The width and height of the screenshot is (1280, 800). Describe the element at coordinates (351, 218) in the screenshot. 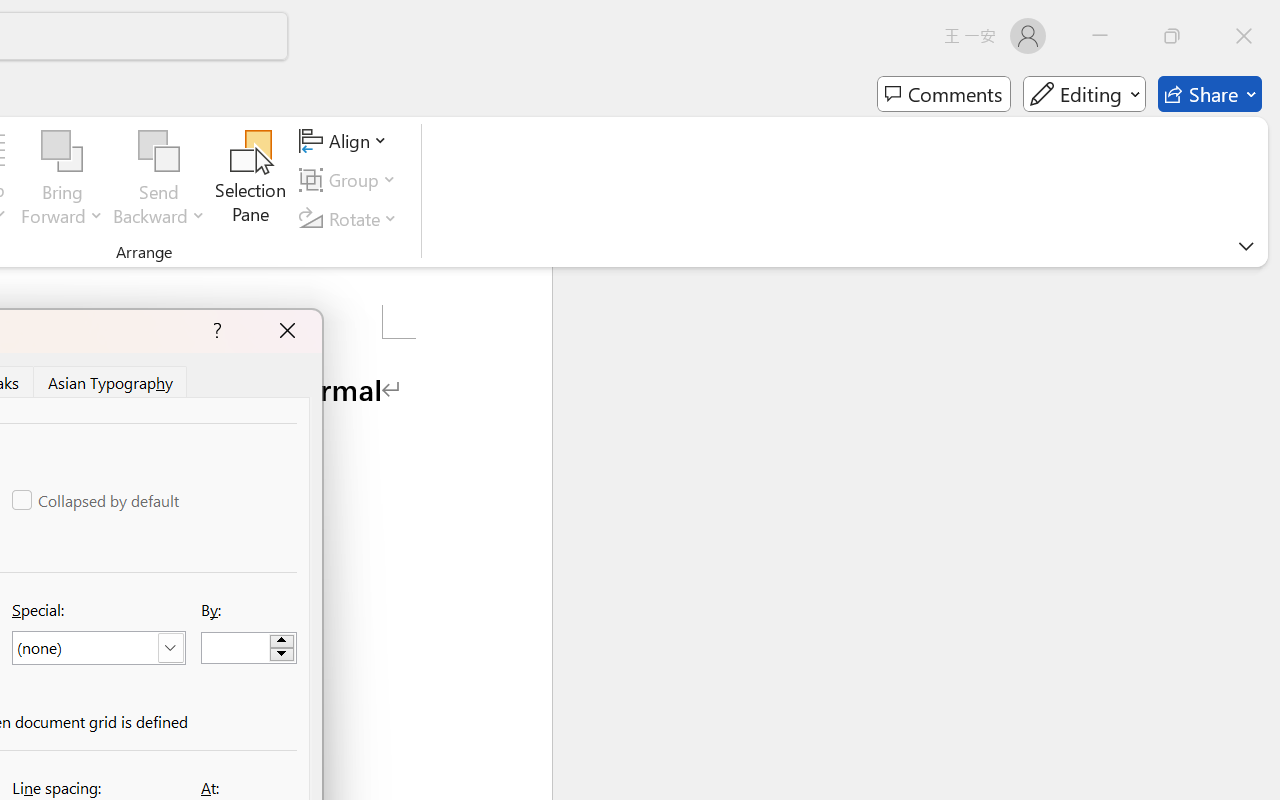

I see `'Rotate'` at that location.